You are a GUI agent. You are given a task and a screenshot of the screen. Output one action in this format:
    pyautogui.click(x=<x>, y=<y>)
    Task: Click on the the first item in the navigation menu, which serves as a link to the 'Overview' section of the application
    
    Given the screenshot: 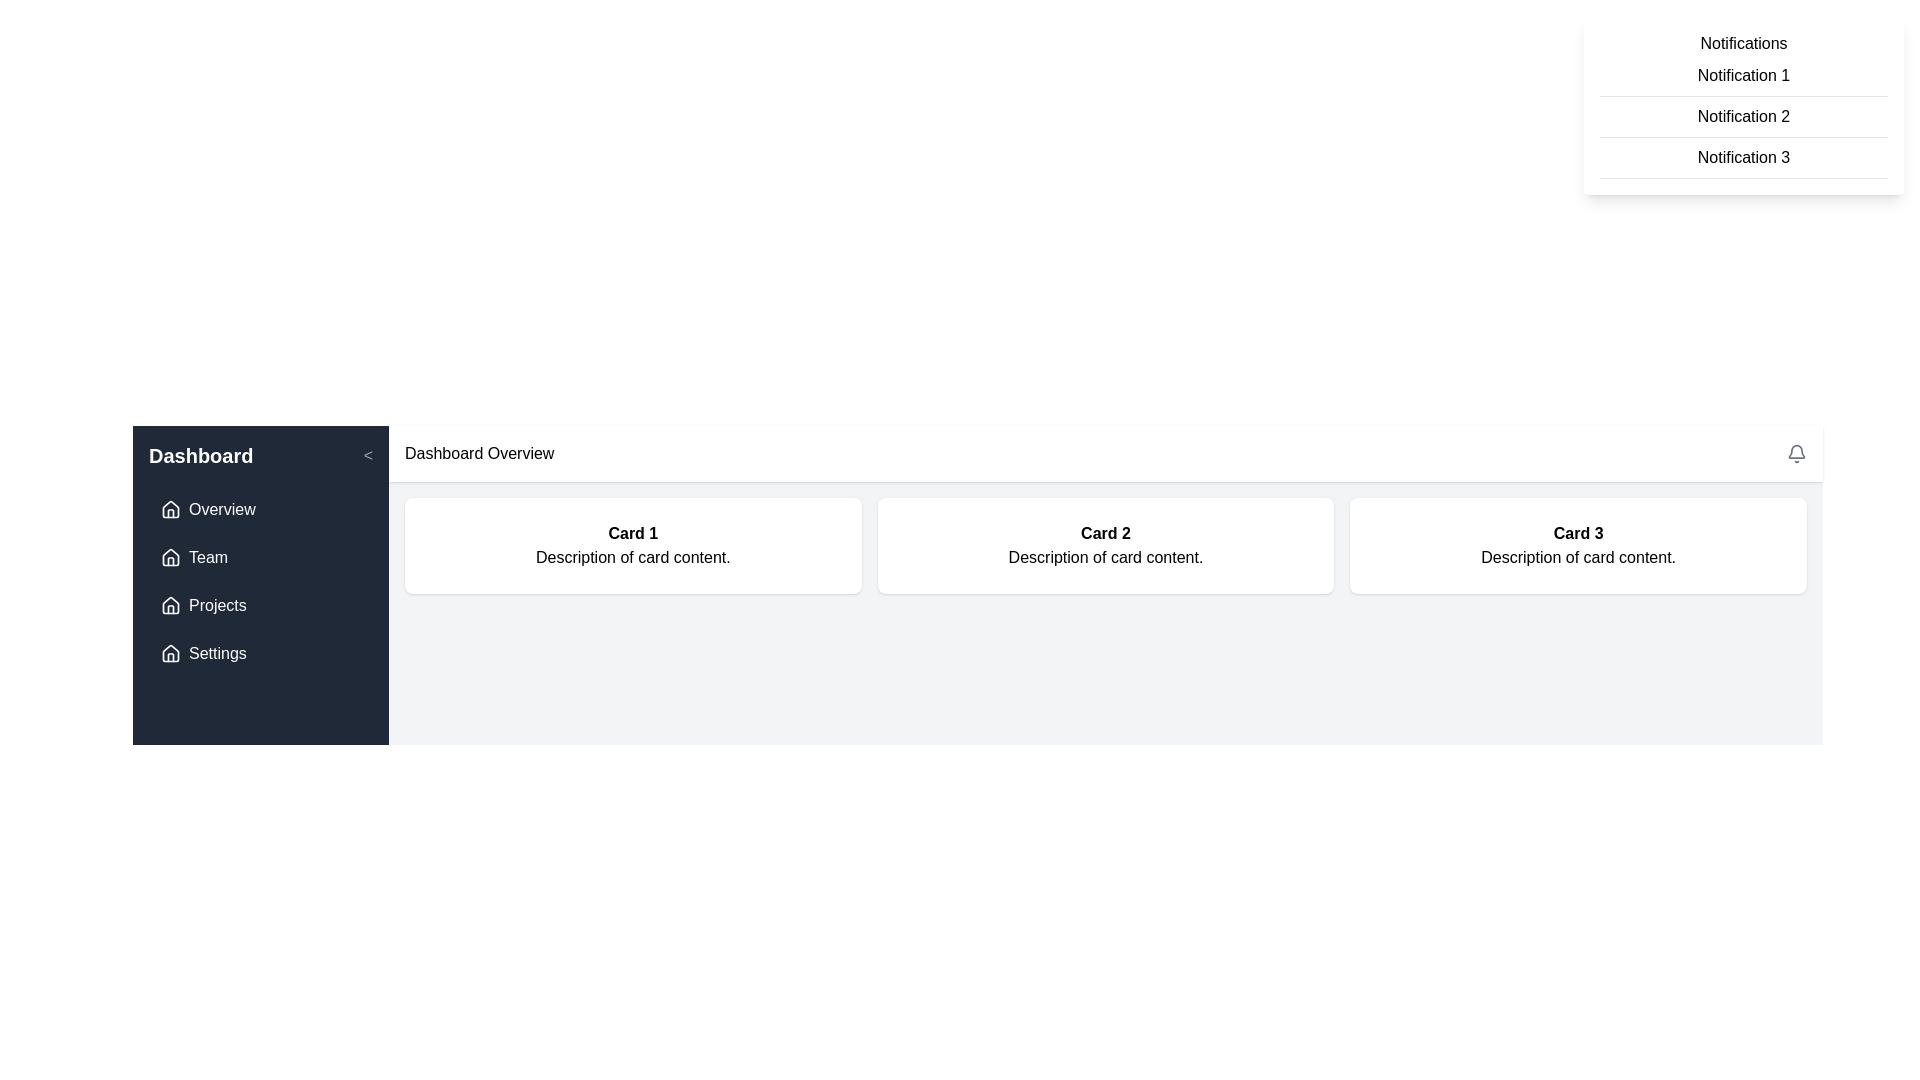 What is the action you would take?
    pyautogui.click(x=259, y=508)
    